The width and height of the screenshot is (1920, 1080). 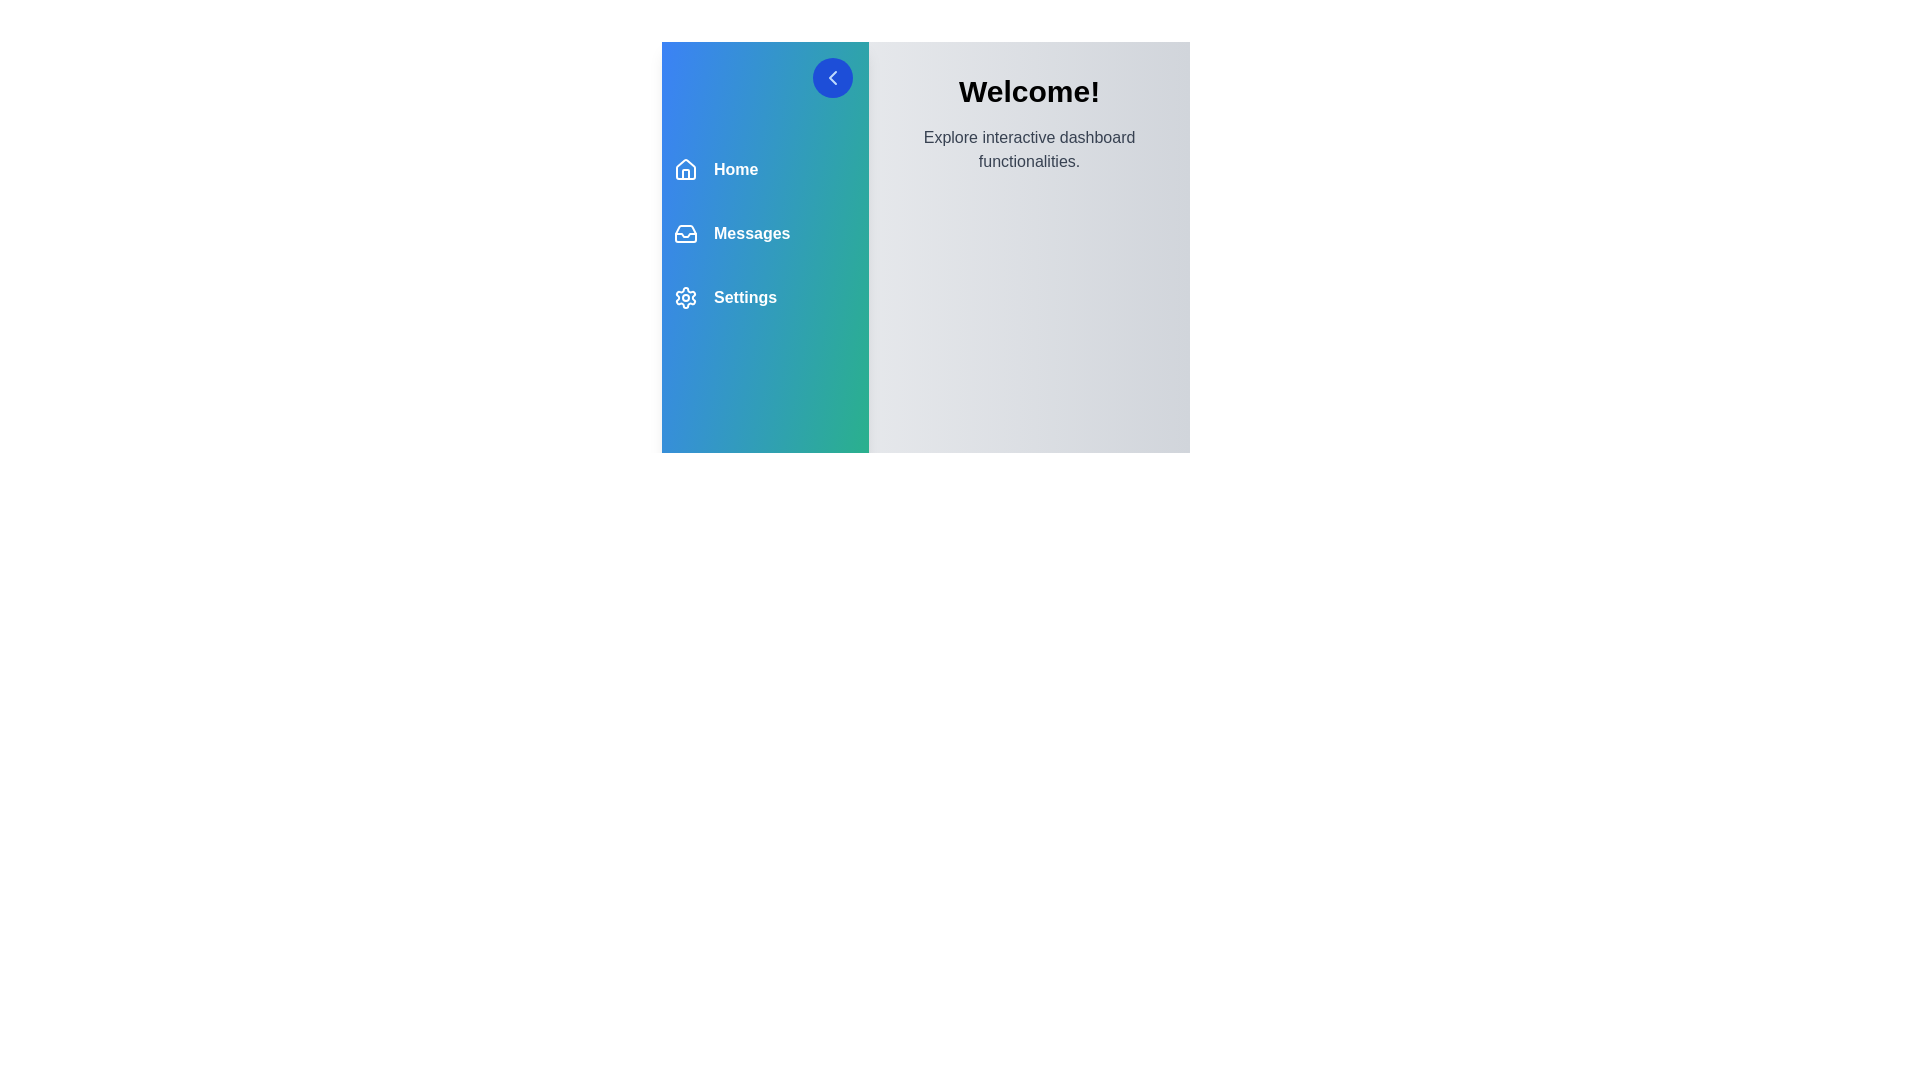 What do you see at coordinates (686, 233) in the screenshot?
I see `the sidebar menu icon that resembles a box with an opening at the top, located next to the 'Messages' label` at bounding box center [686, 233].